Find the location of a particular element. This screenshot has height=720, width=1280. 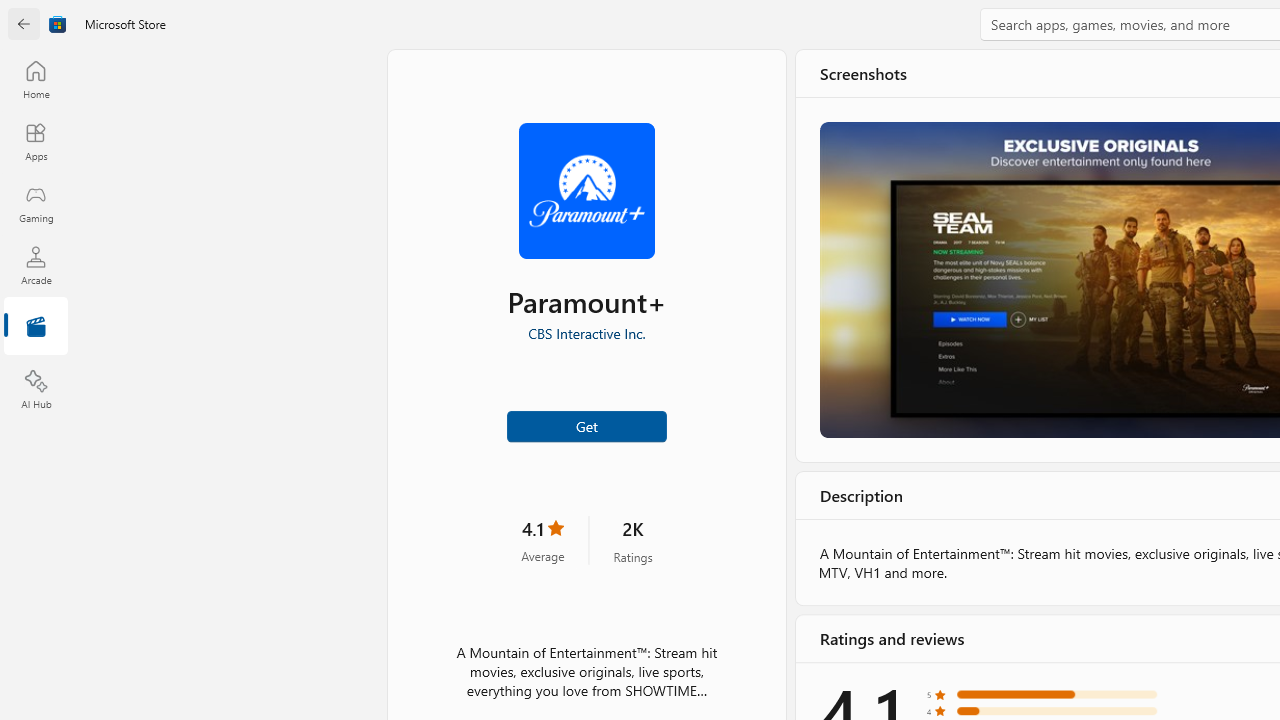

'AI Hub' is located at coordinates (35, 390).